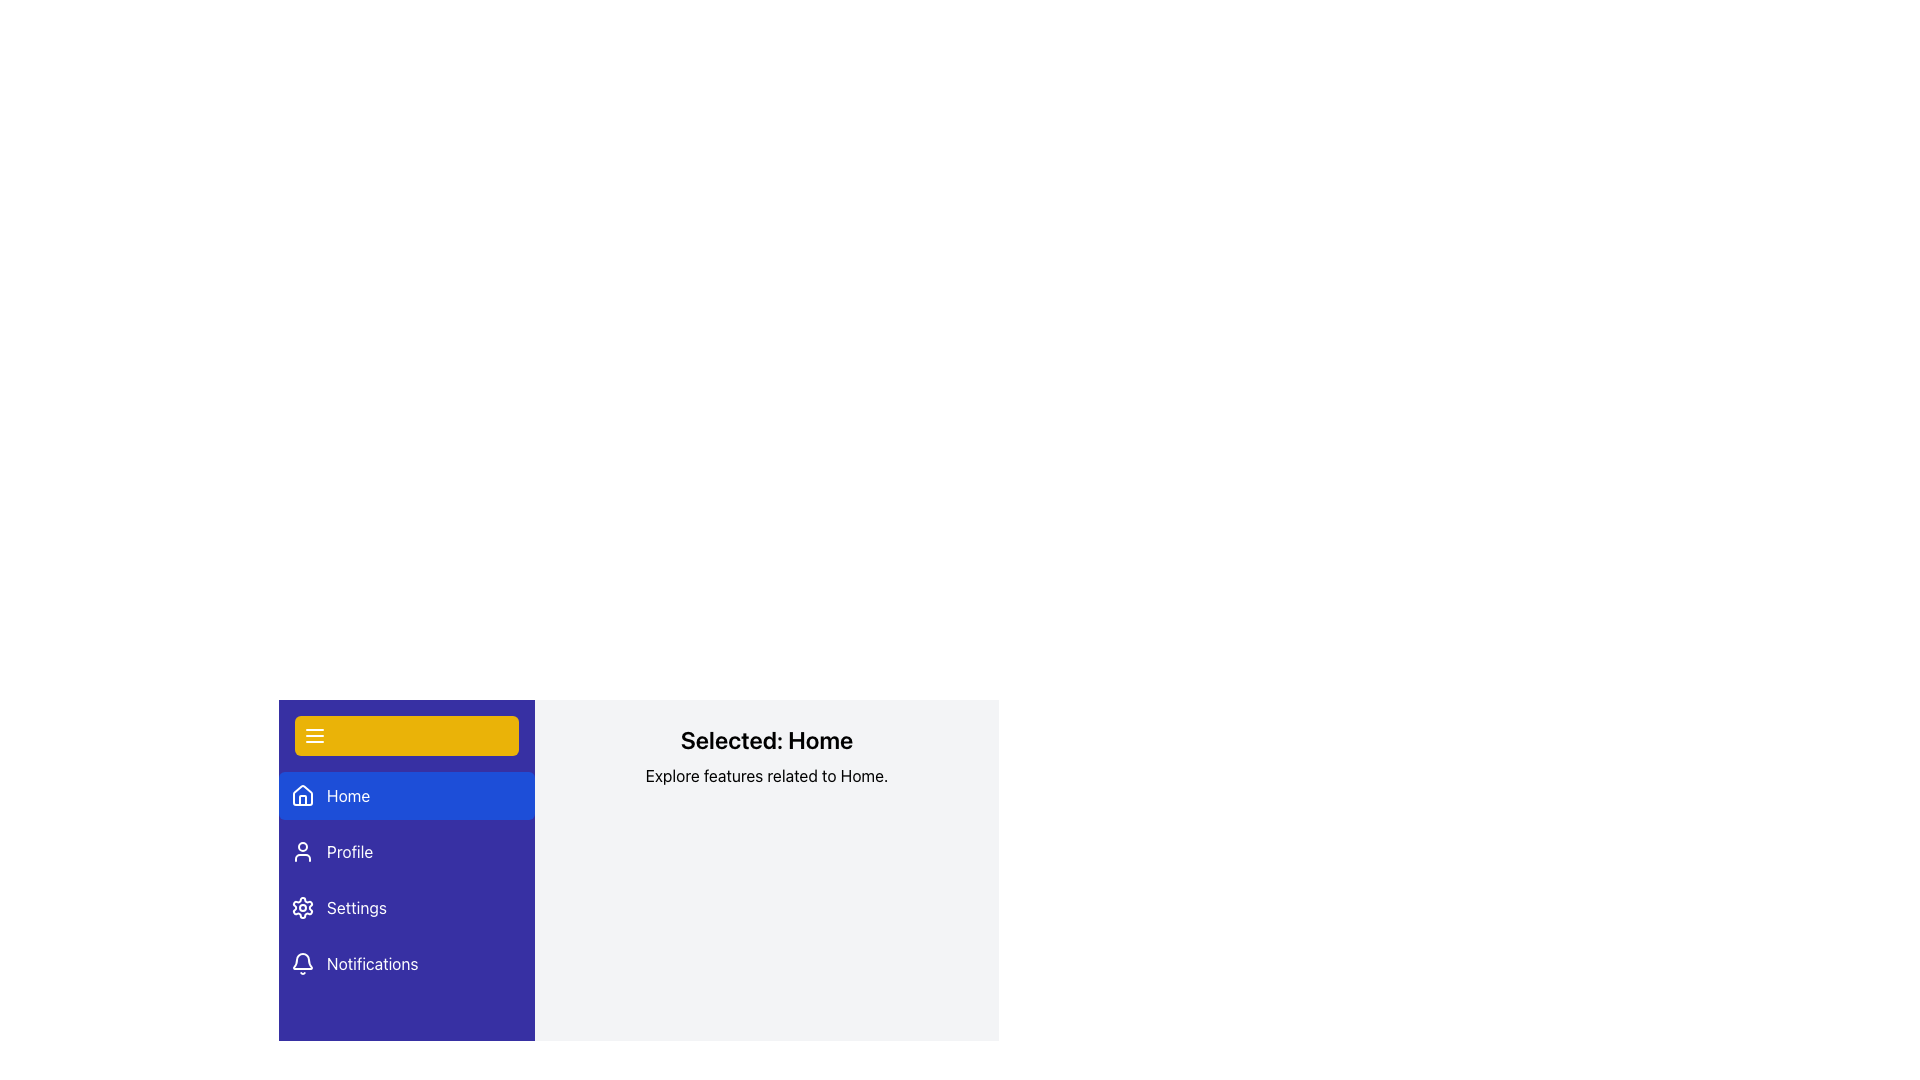 The height and width of the screenshot is (1080, 1920). Describe the element at coordinates (406, 907) in the screenshot. I see `the 'Settings' button located in the vertical navigation bar, which is the third item in the menu list` at that location.